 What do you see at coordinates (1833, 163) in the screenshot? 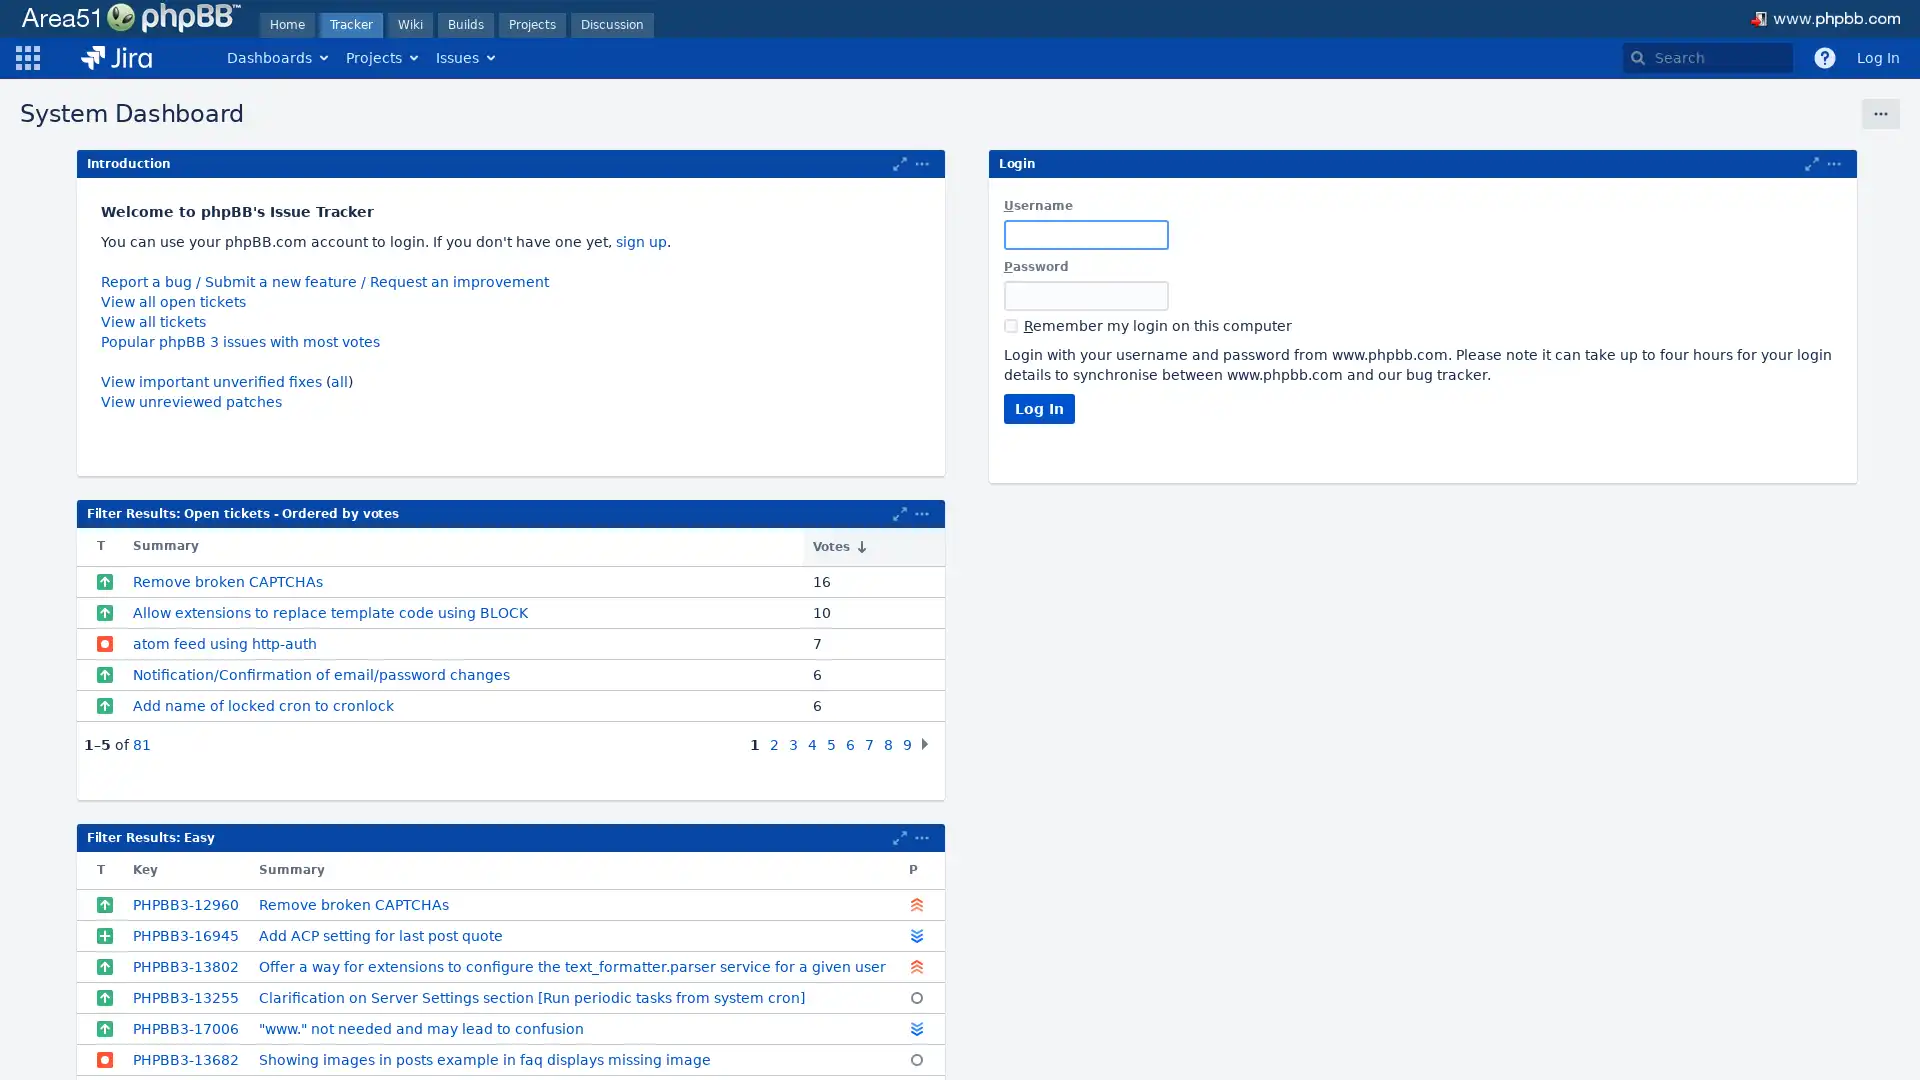
I see `Expand` at bounding box center [1833, 163].